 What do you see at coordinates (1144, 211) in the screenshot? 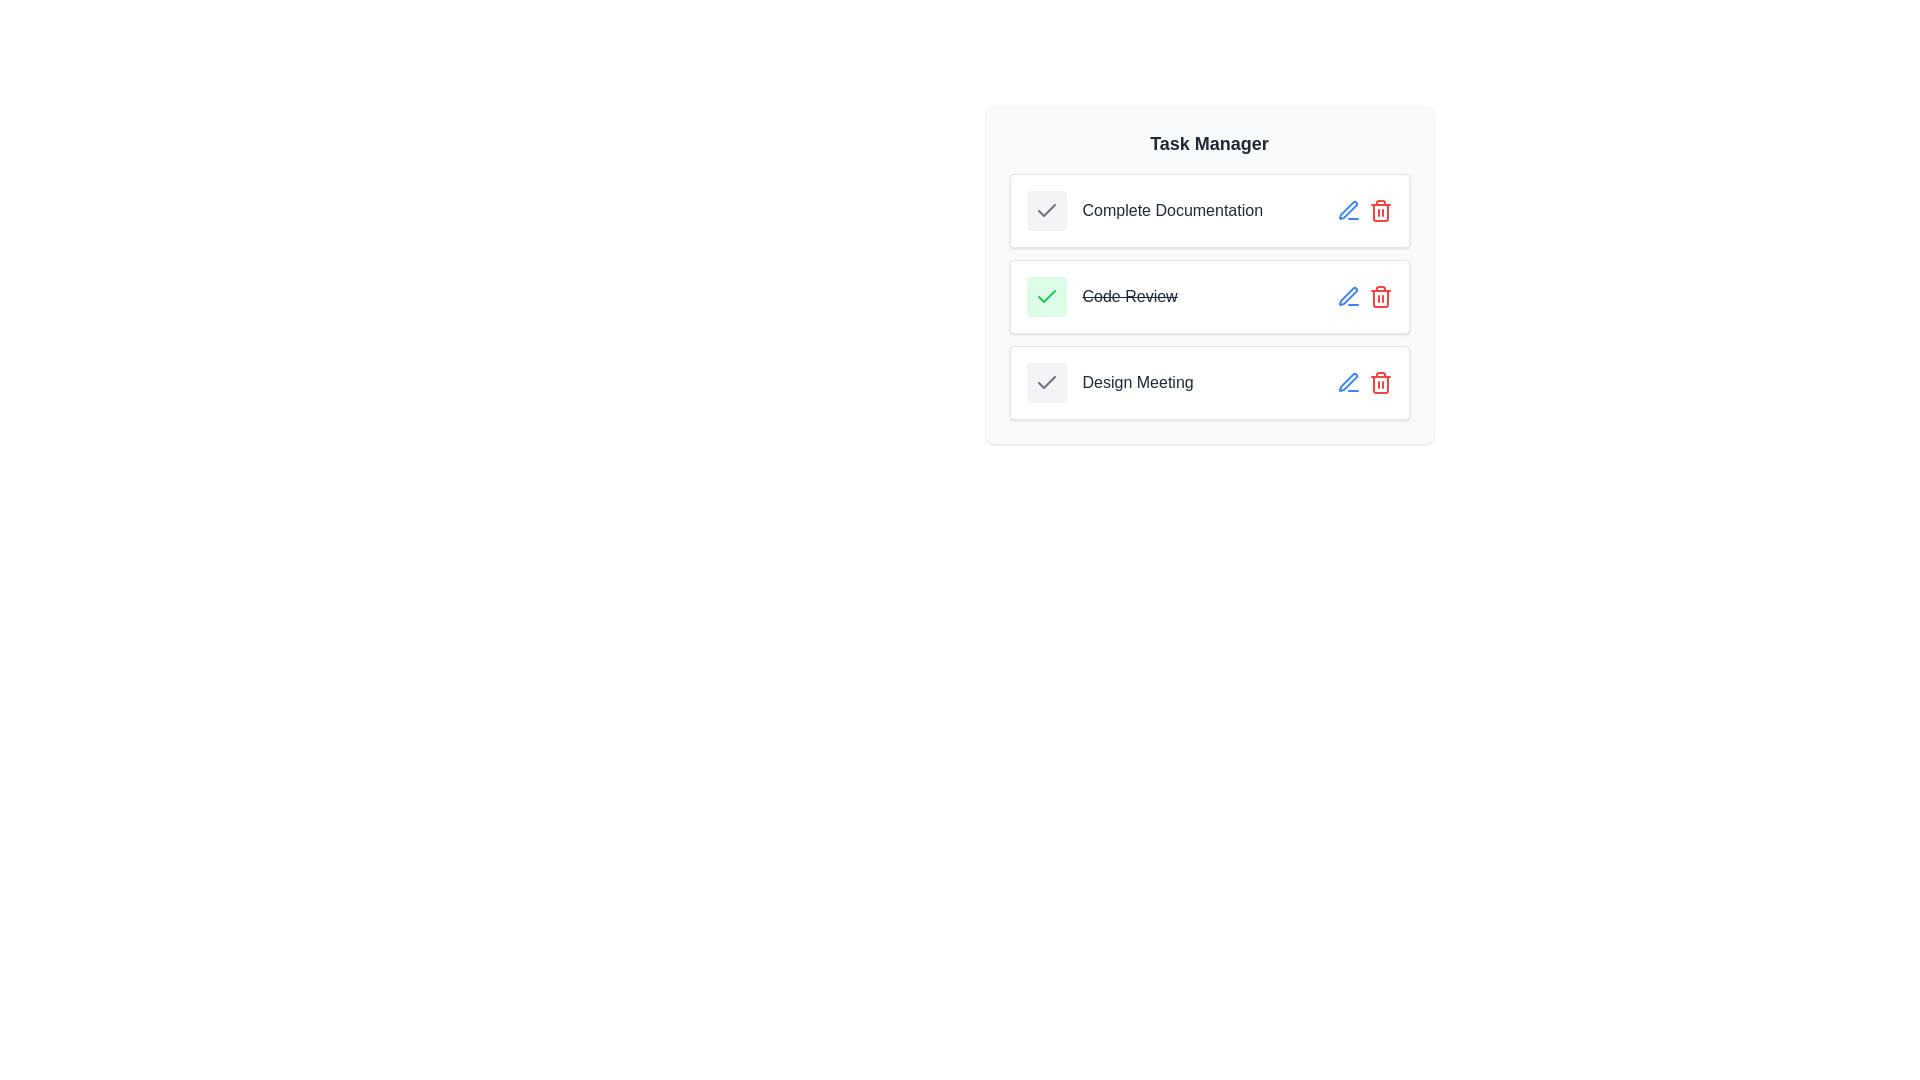
I see `the task labeled 'Complete Documentation', which is marked as completed with a checkmark` at bounding box center [1144, 211].